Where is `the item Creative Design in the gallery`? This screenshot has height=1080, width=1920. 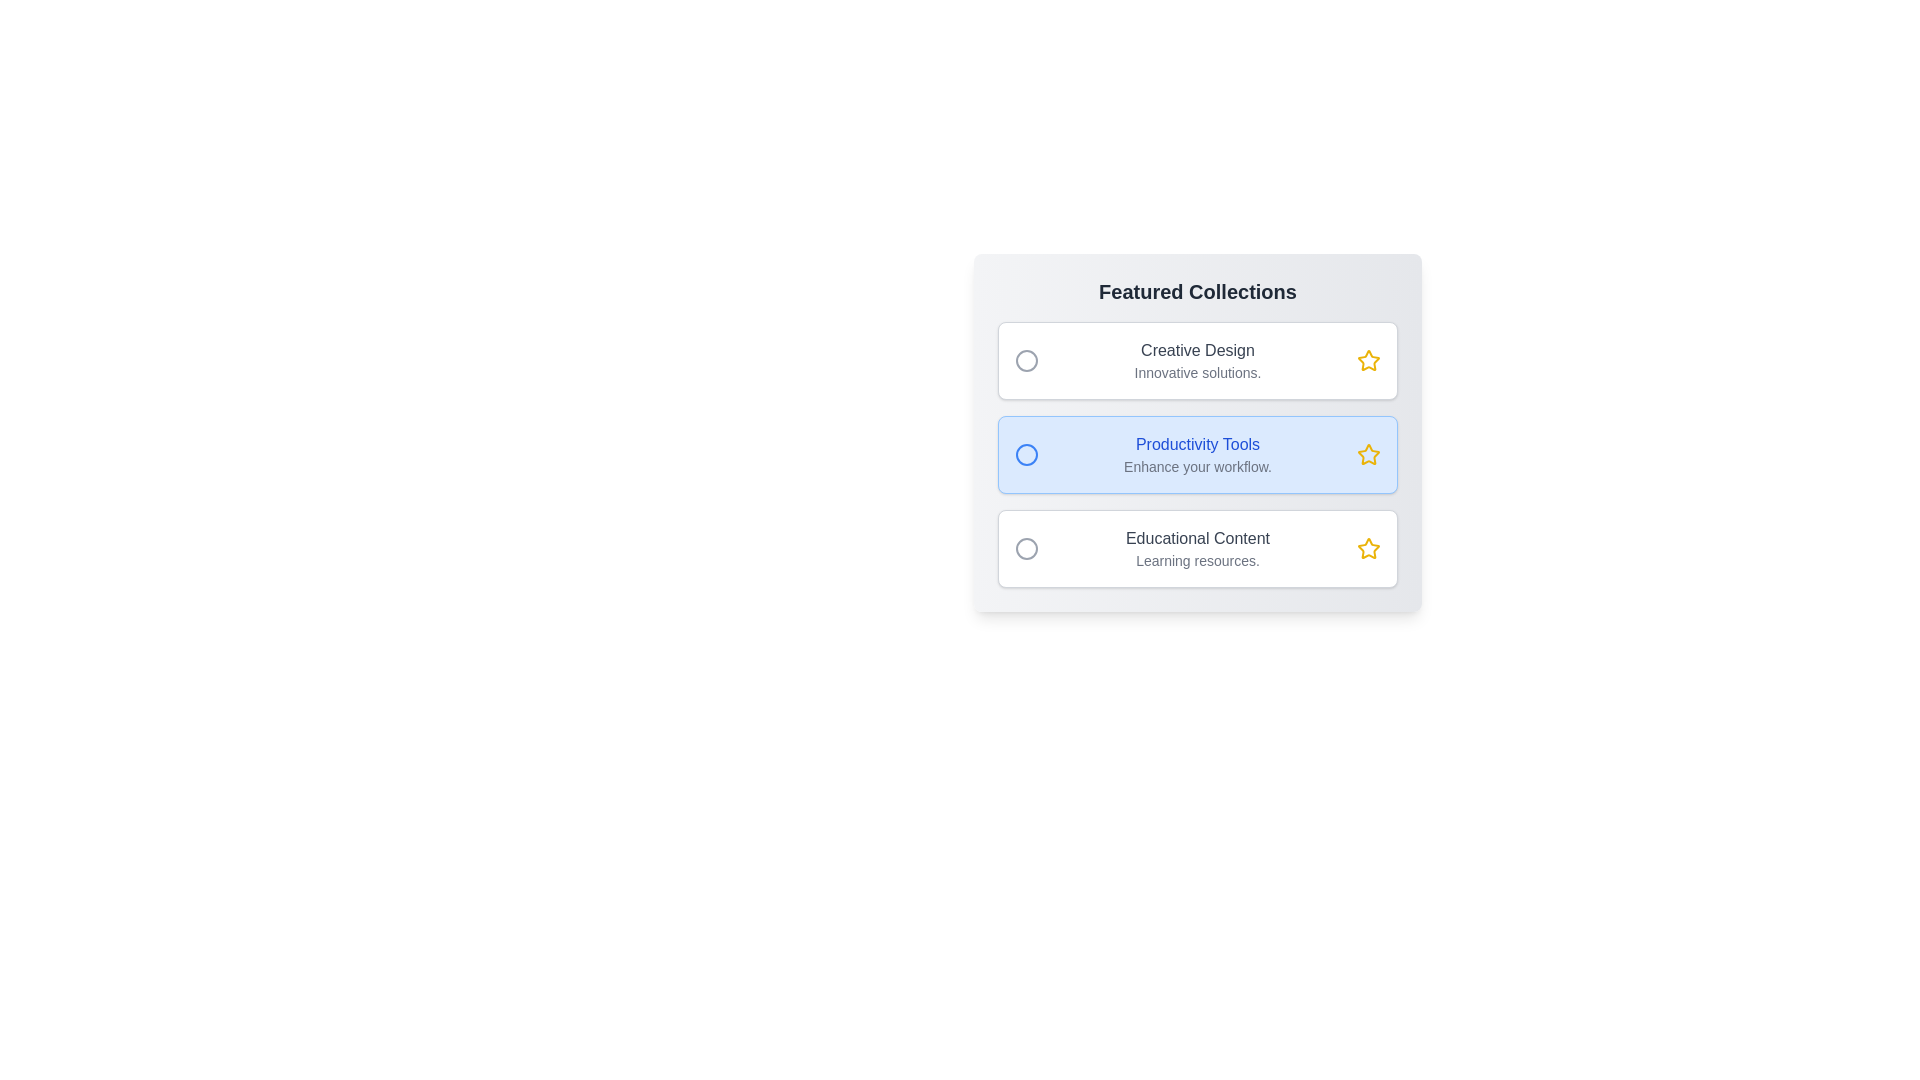
the item Creative Design in the gallery is located at coordinates (1198, 361).